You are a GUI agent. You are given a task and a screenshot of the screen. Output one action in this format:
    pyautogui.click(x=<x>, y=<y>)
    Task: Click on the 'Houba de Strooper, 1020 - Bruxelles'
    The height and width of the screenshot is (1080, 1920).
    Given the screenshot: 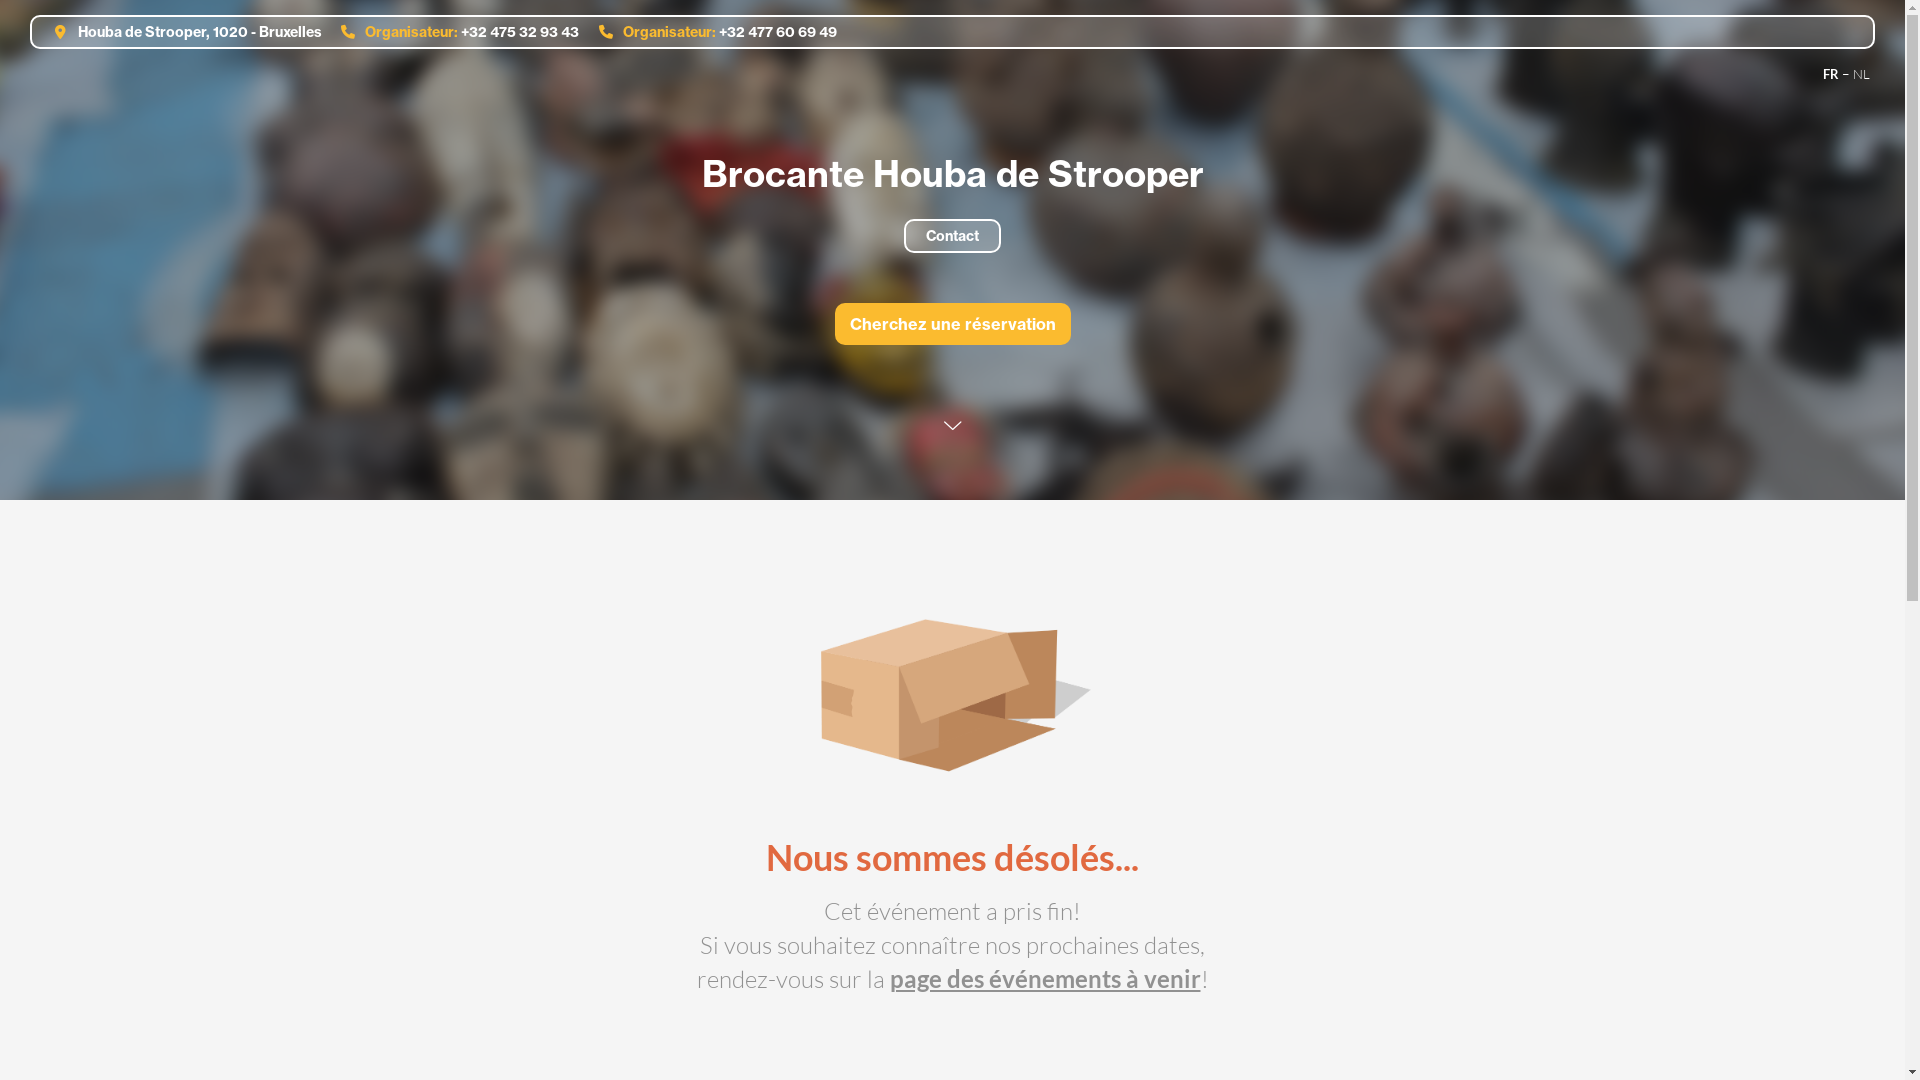 What is the action you would take?
    pyautogui.click(x=181, y=31)
    